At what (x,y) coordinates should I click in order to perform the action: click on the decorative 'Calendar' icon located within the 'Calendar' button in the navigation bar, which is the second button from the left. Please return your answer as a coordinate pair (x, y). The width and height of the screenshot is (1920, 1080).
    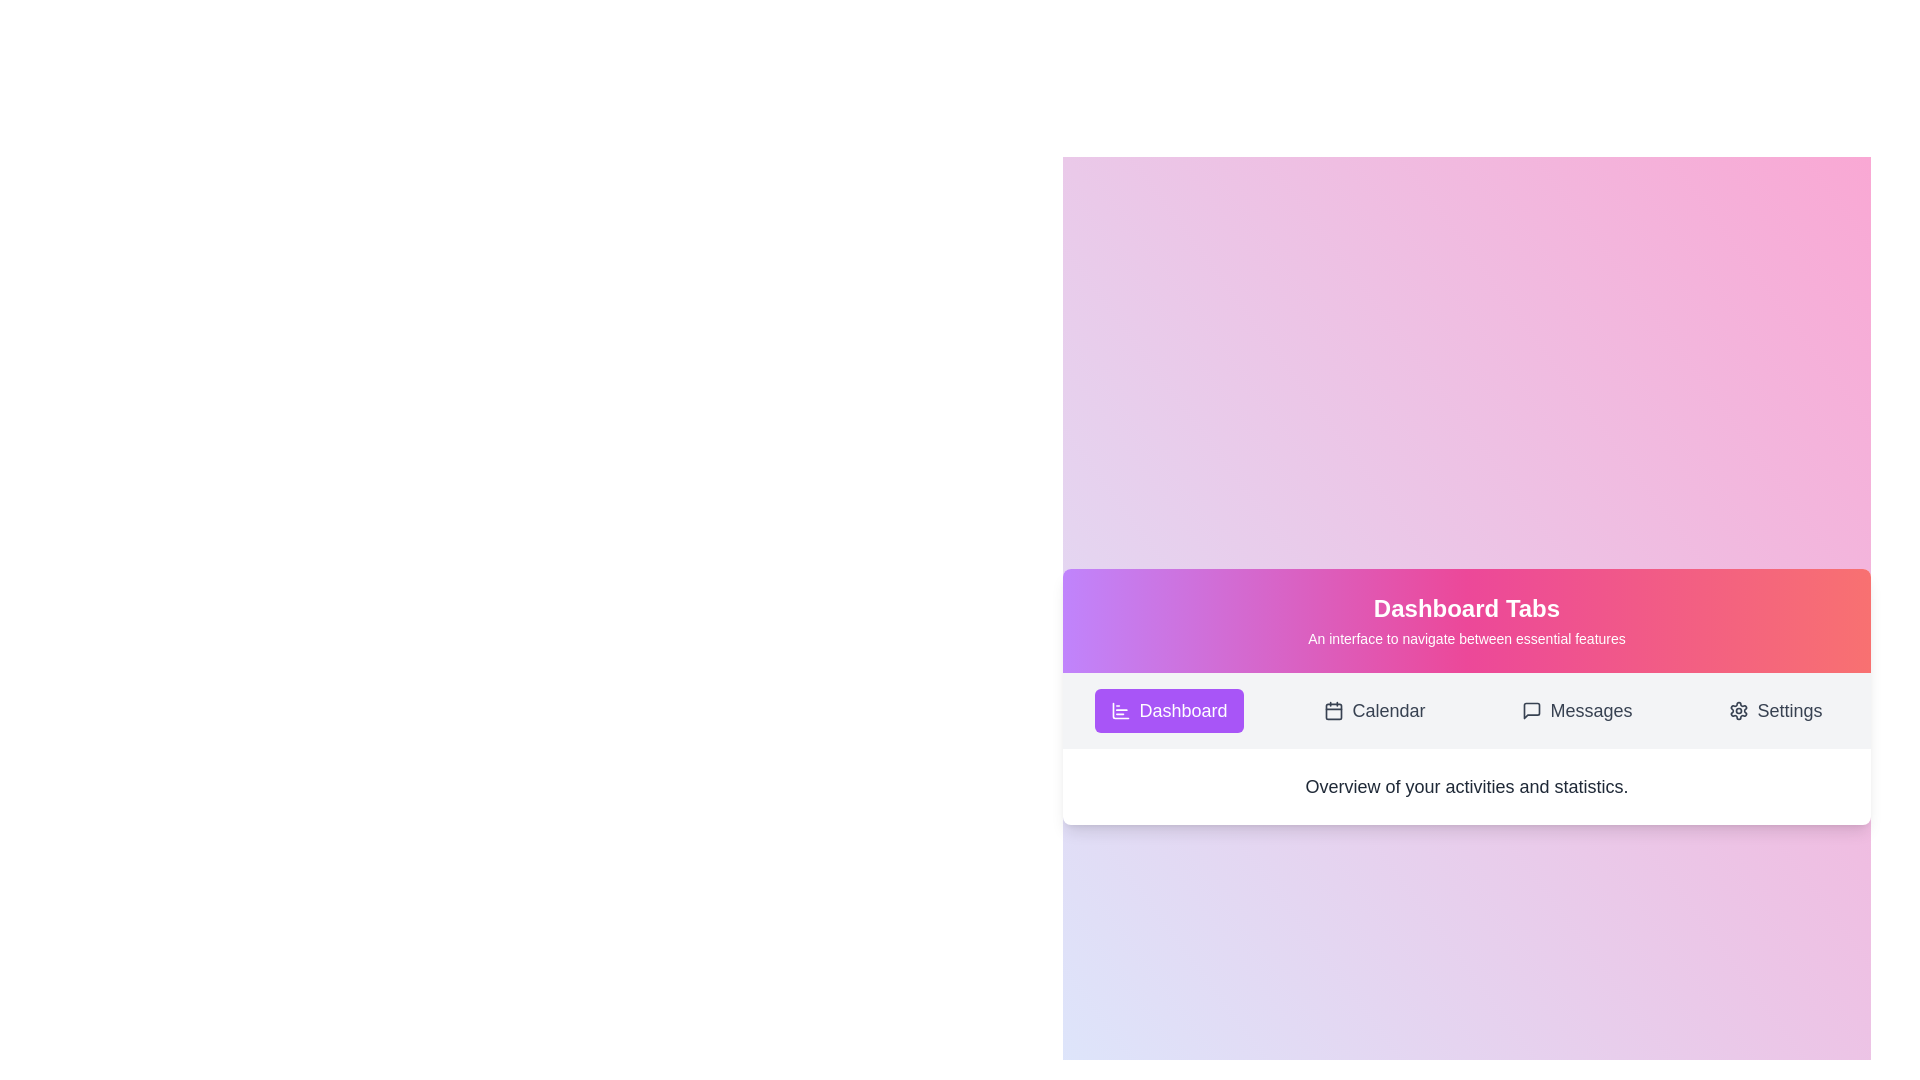
    Looking at the image, I should click on (1334, 709).